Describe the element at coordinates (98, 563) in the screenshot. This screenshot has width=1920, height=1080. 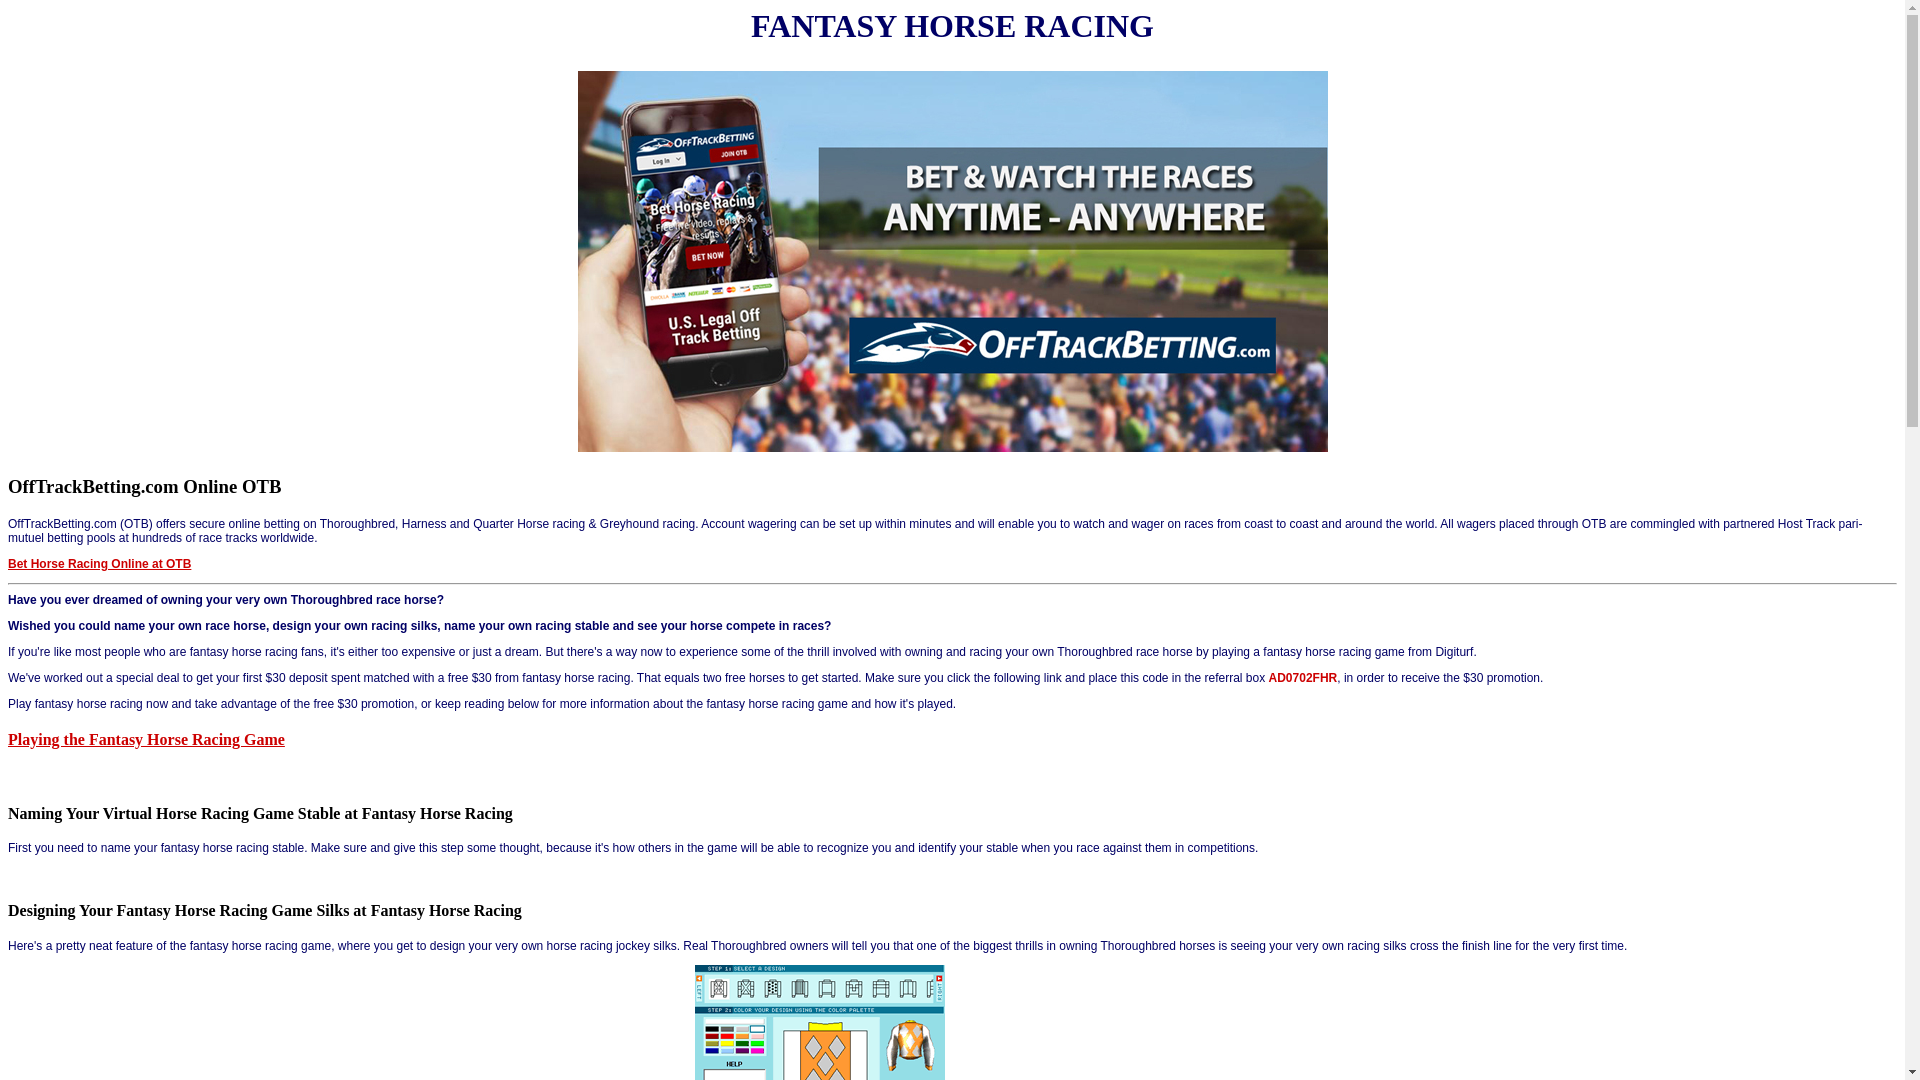
I see `'Bet Horse Racing Online at OTB'` at that location.